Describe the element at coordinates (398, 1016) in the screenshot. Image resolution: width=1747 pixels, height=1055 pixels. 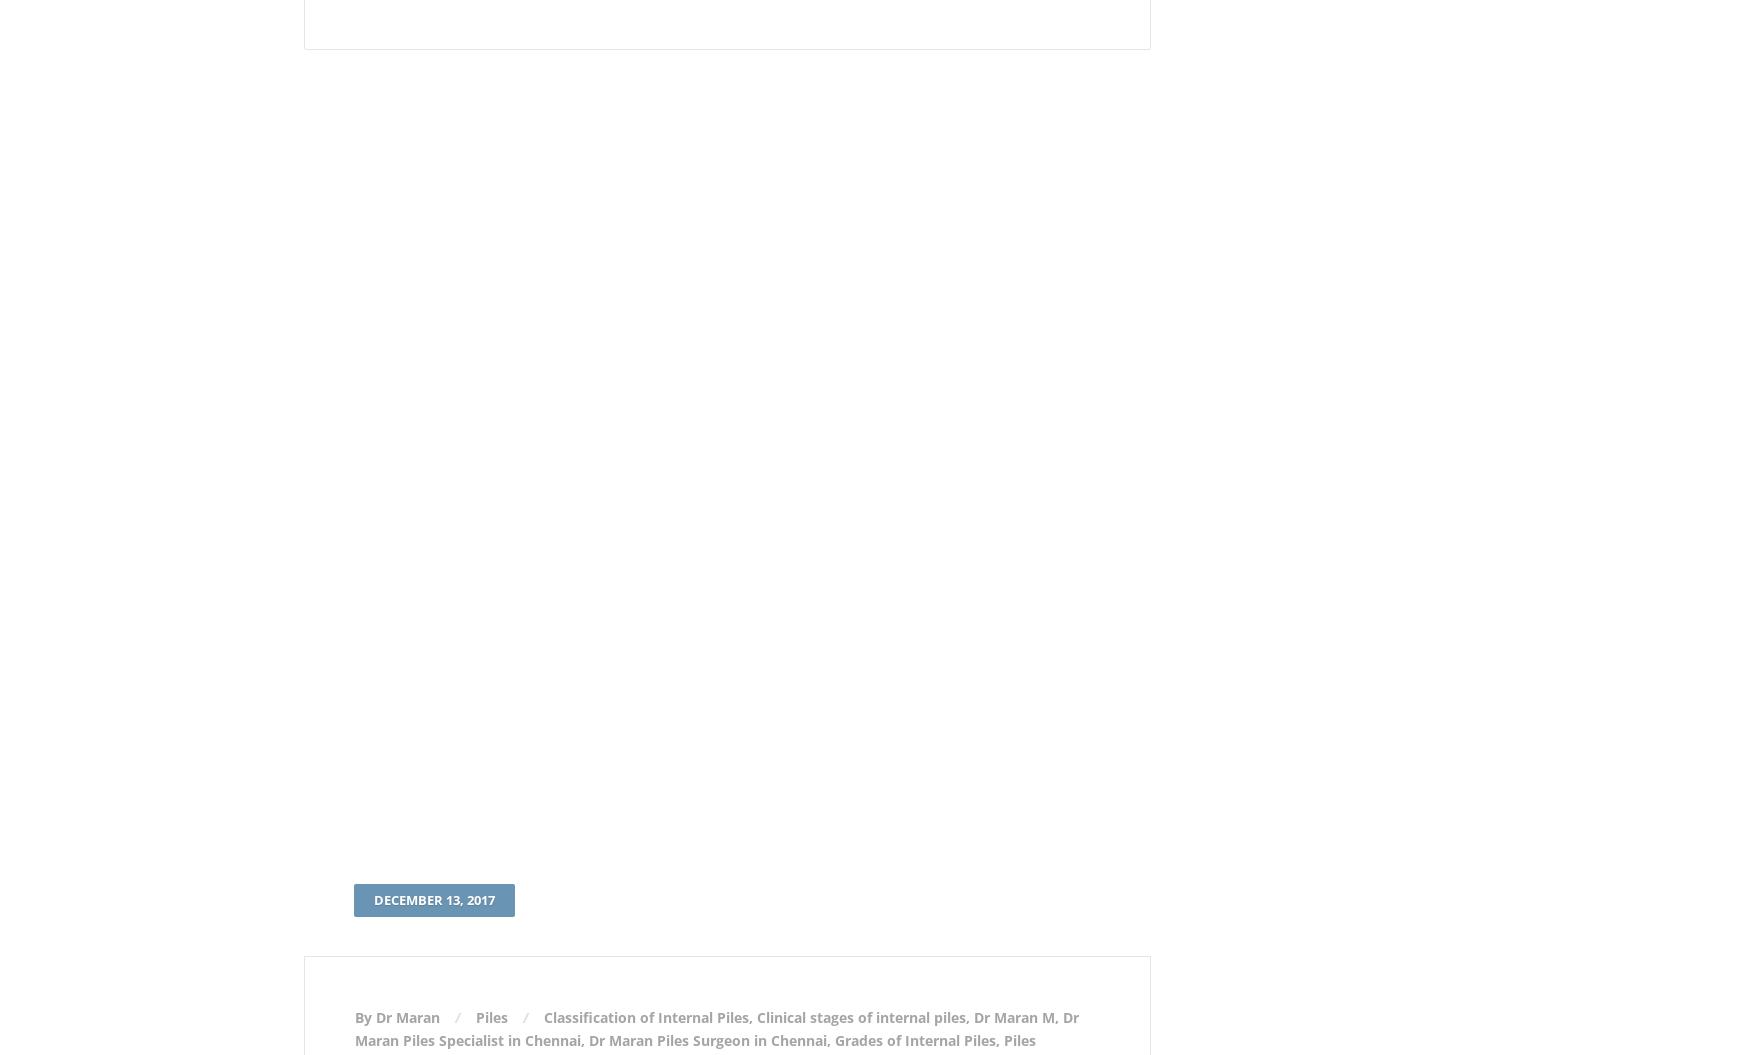
I see `'By  Dr Maran'` at that location.